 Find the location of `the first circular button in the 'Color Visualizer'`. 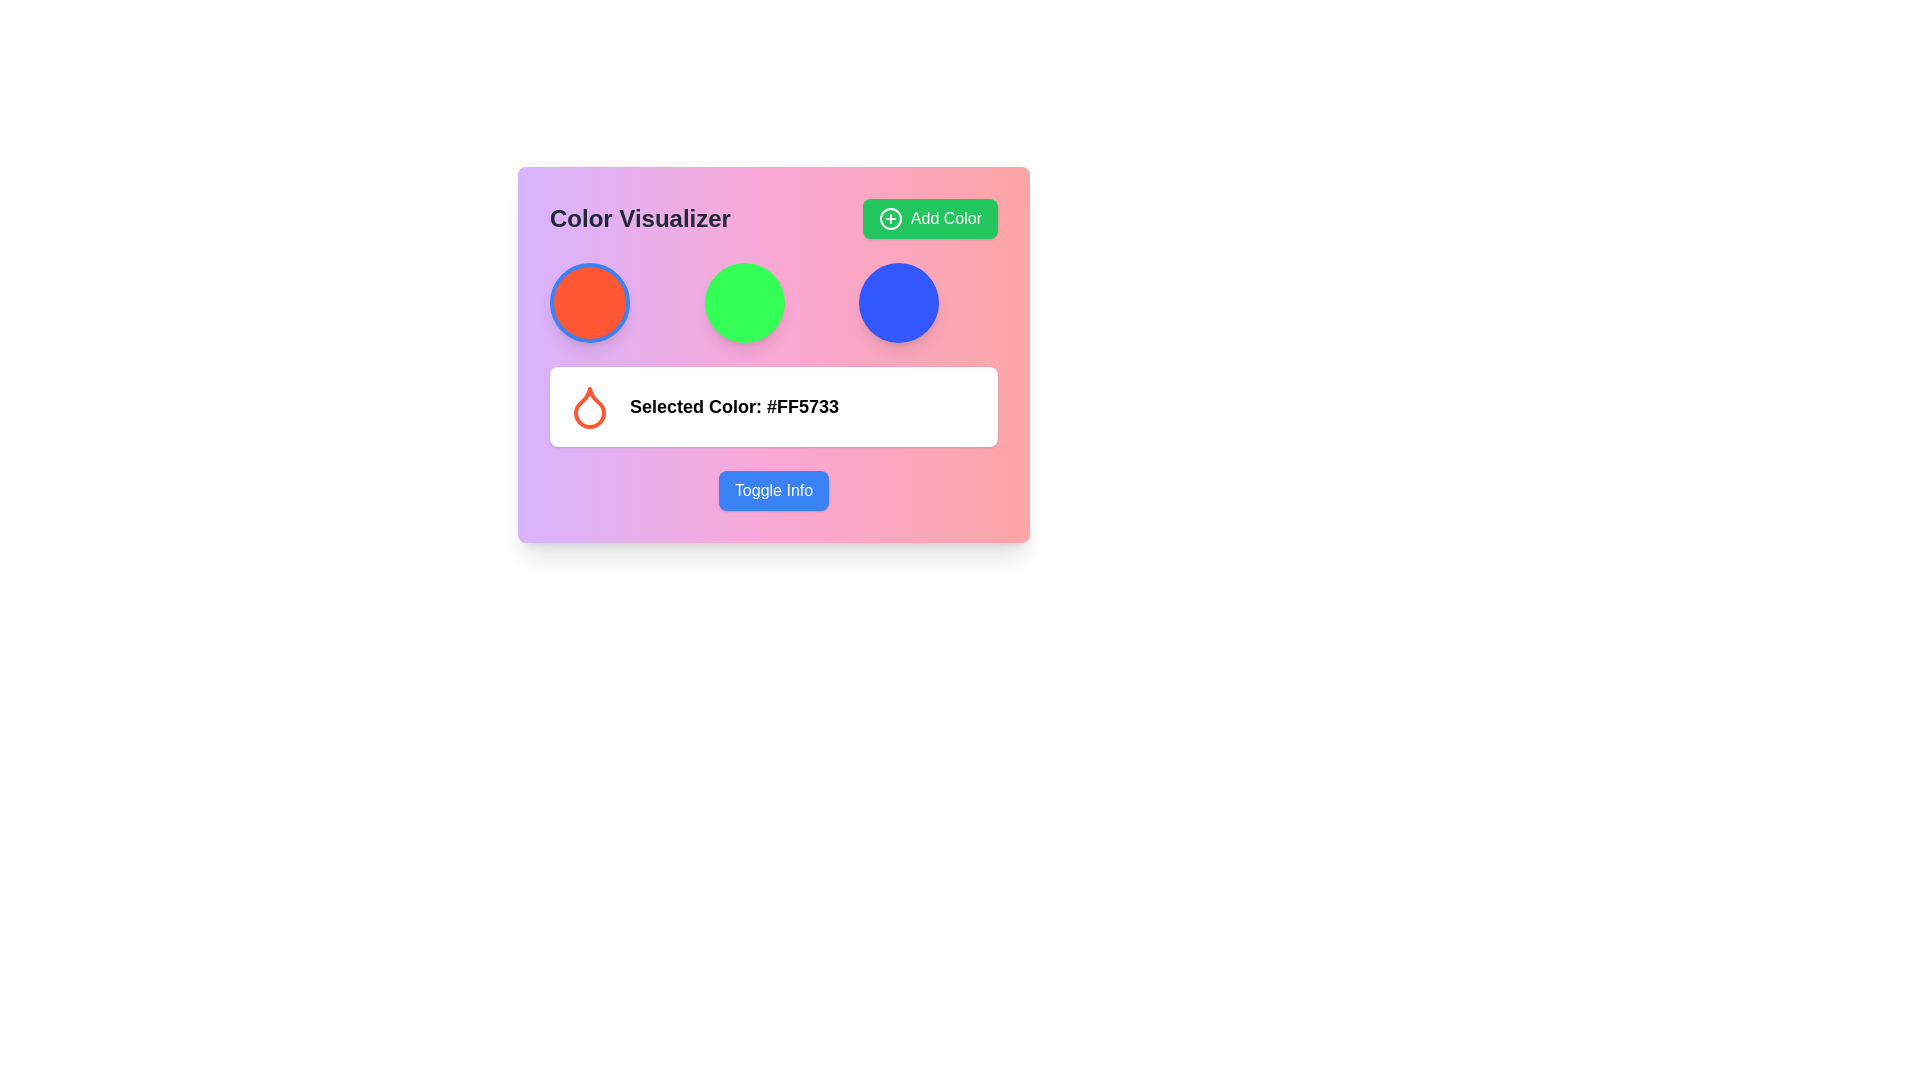

the first circular button in the 'Color Visualizer' is located at coordinates (589, 303).